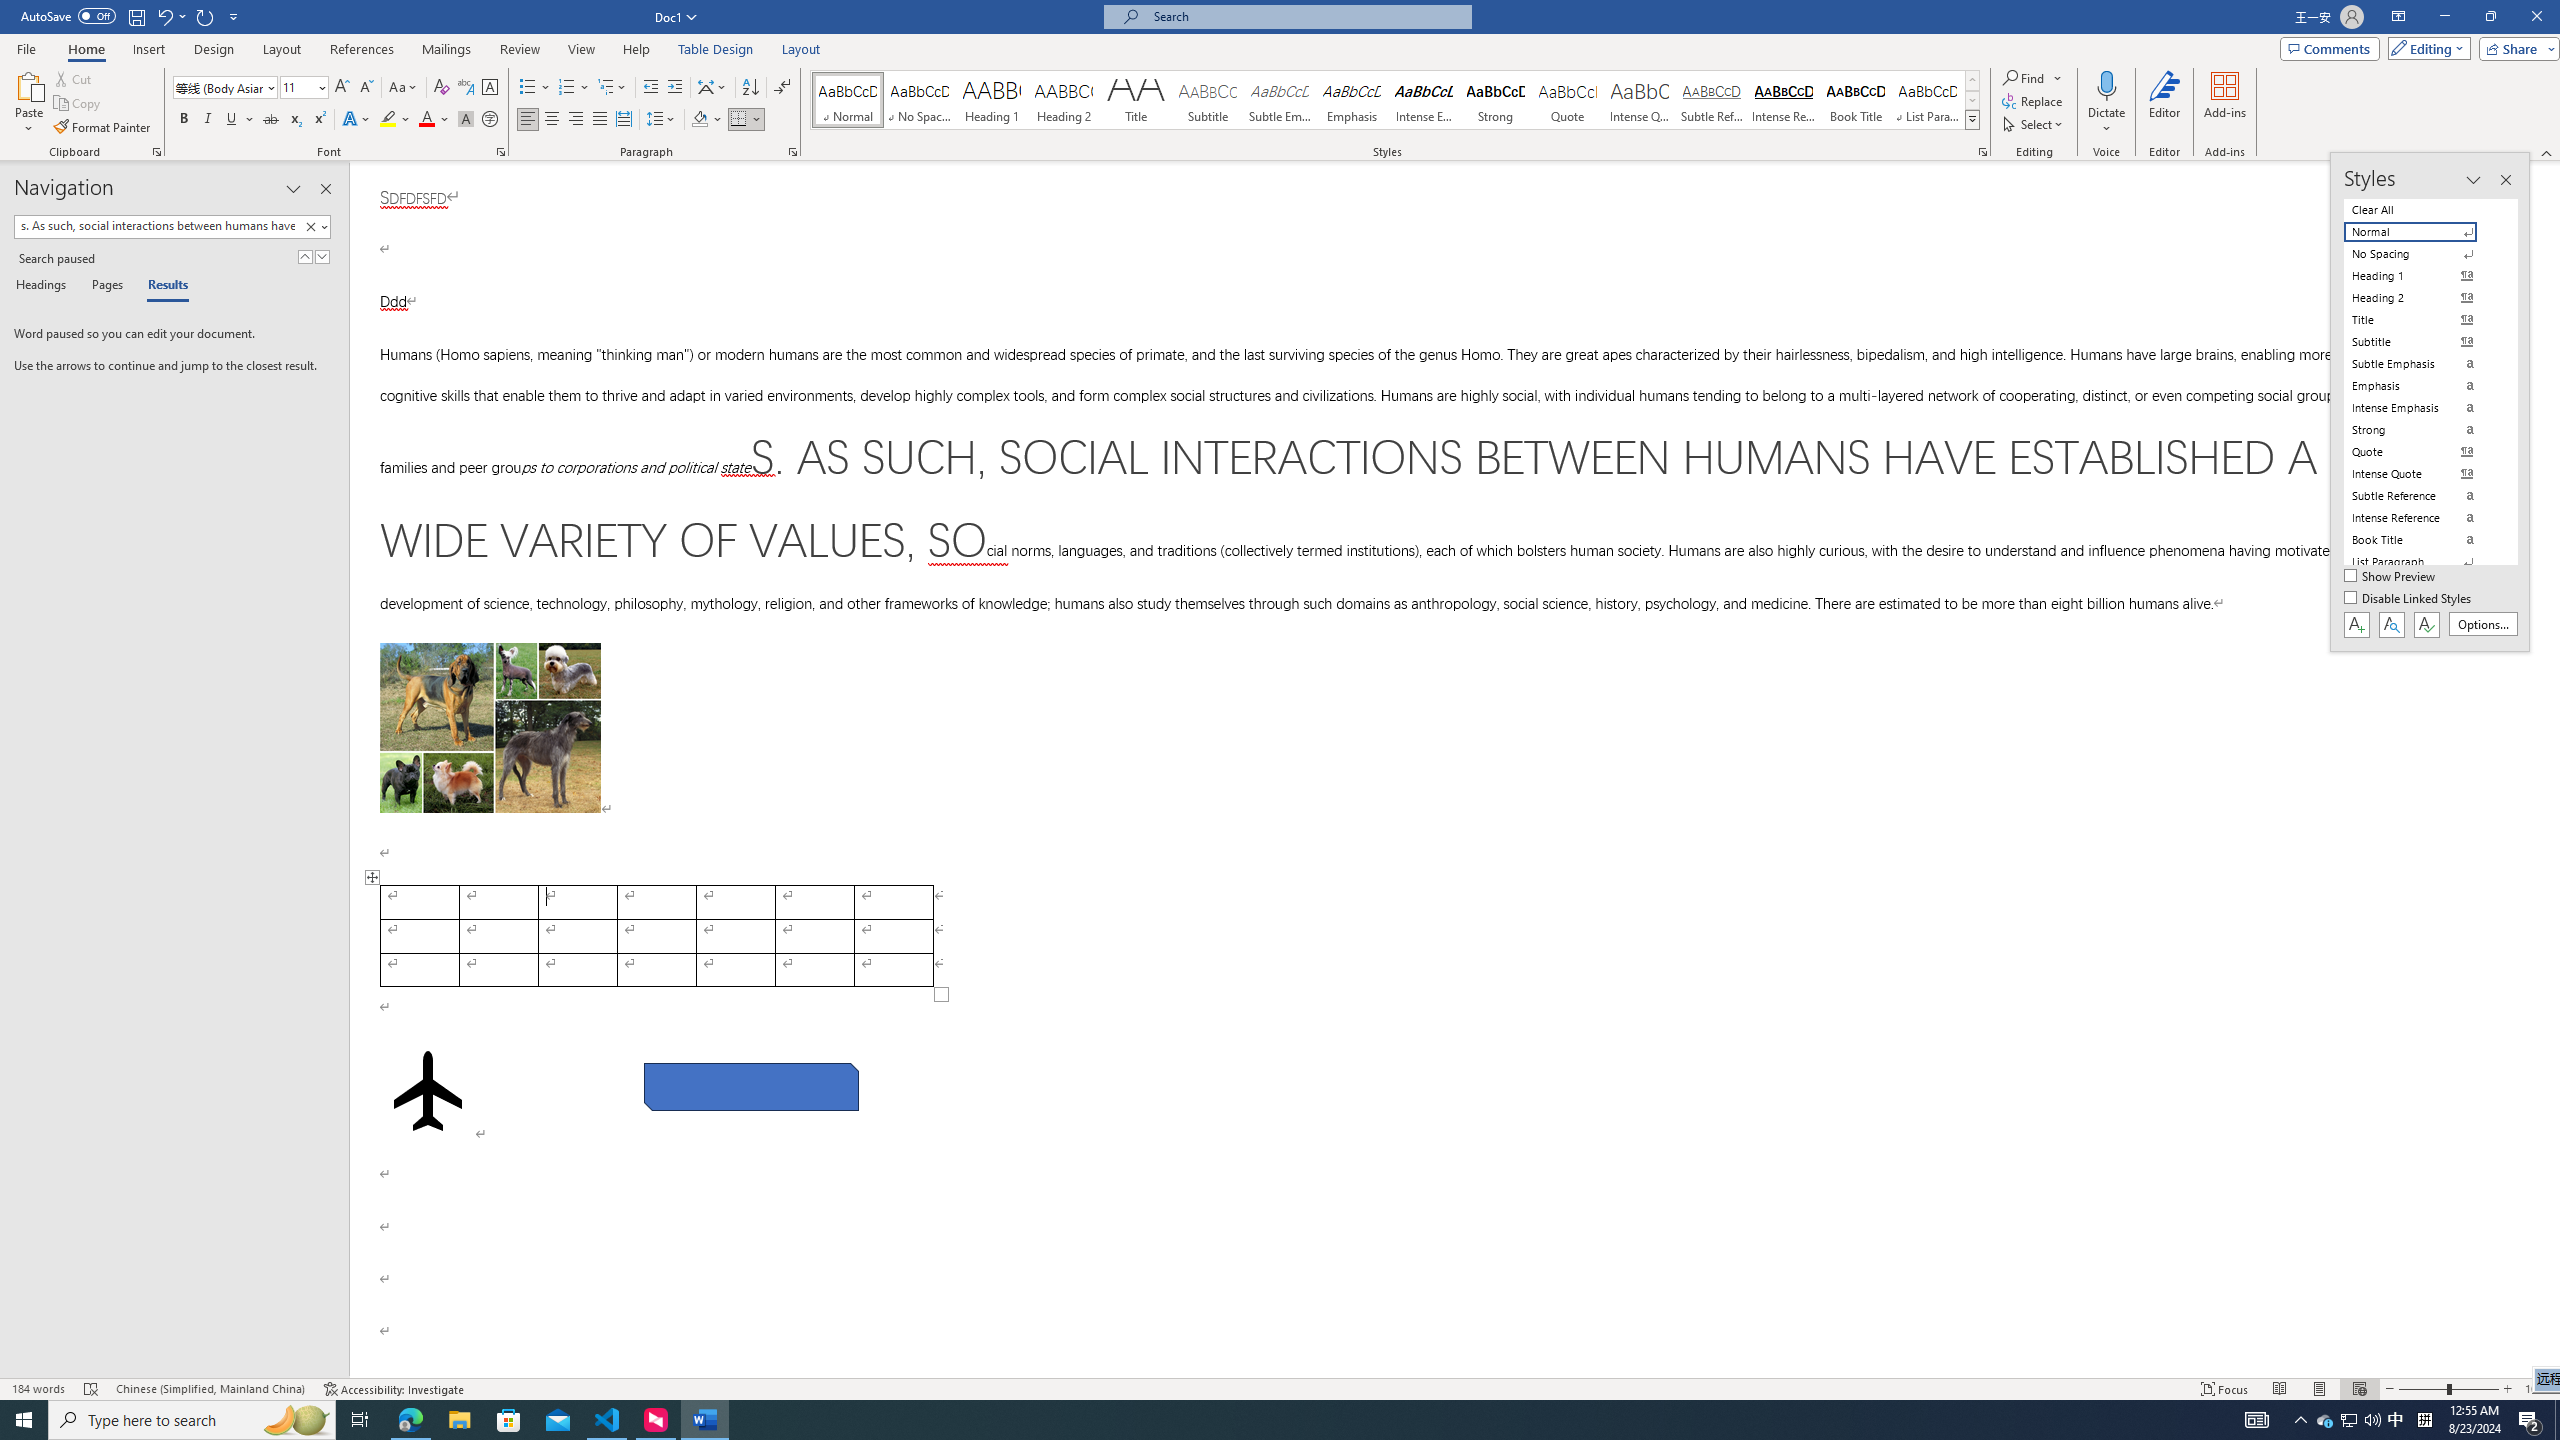 The height and width of the screenshot is (1440, 2560). What do you see at coordinates (102, 127) in the screenshot?
I see `'Format Painter'` at bounding box center [102, 127].